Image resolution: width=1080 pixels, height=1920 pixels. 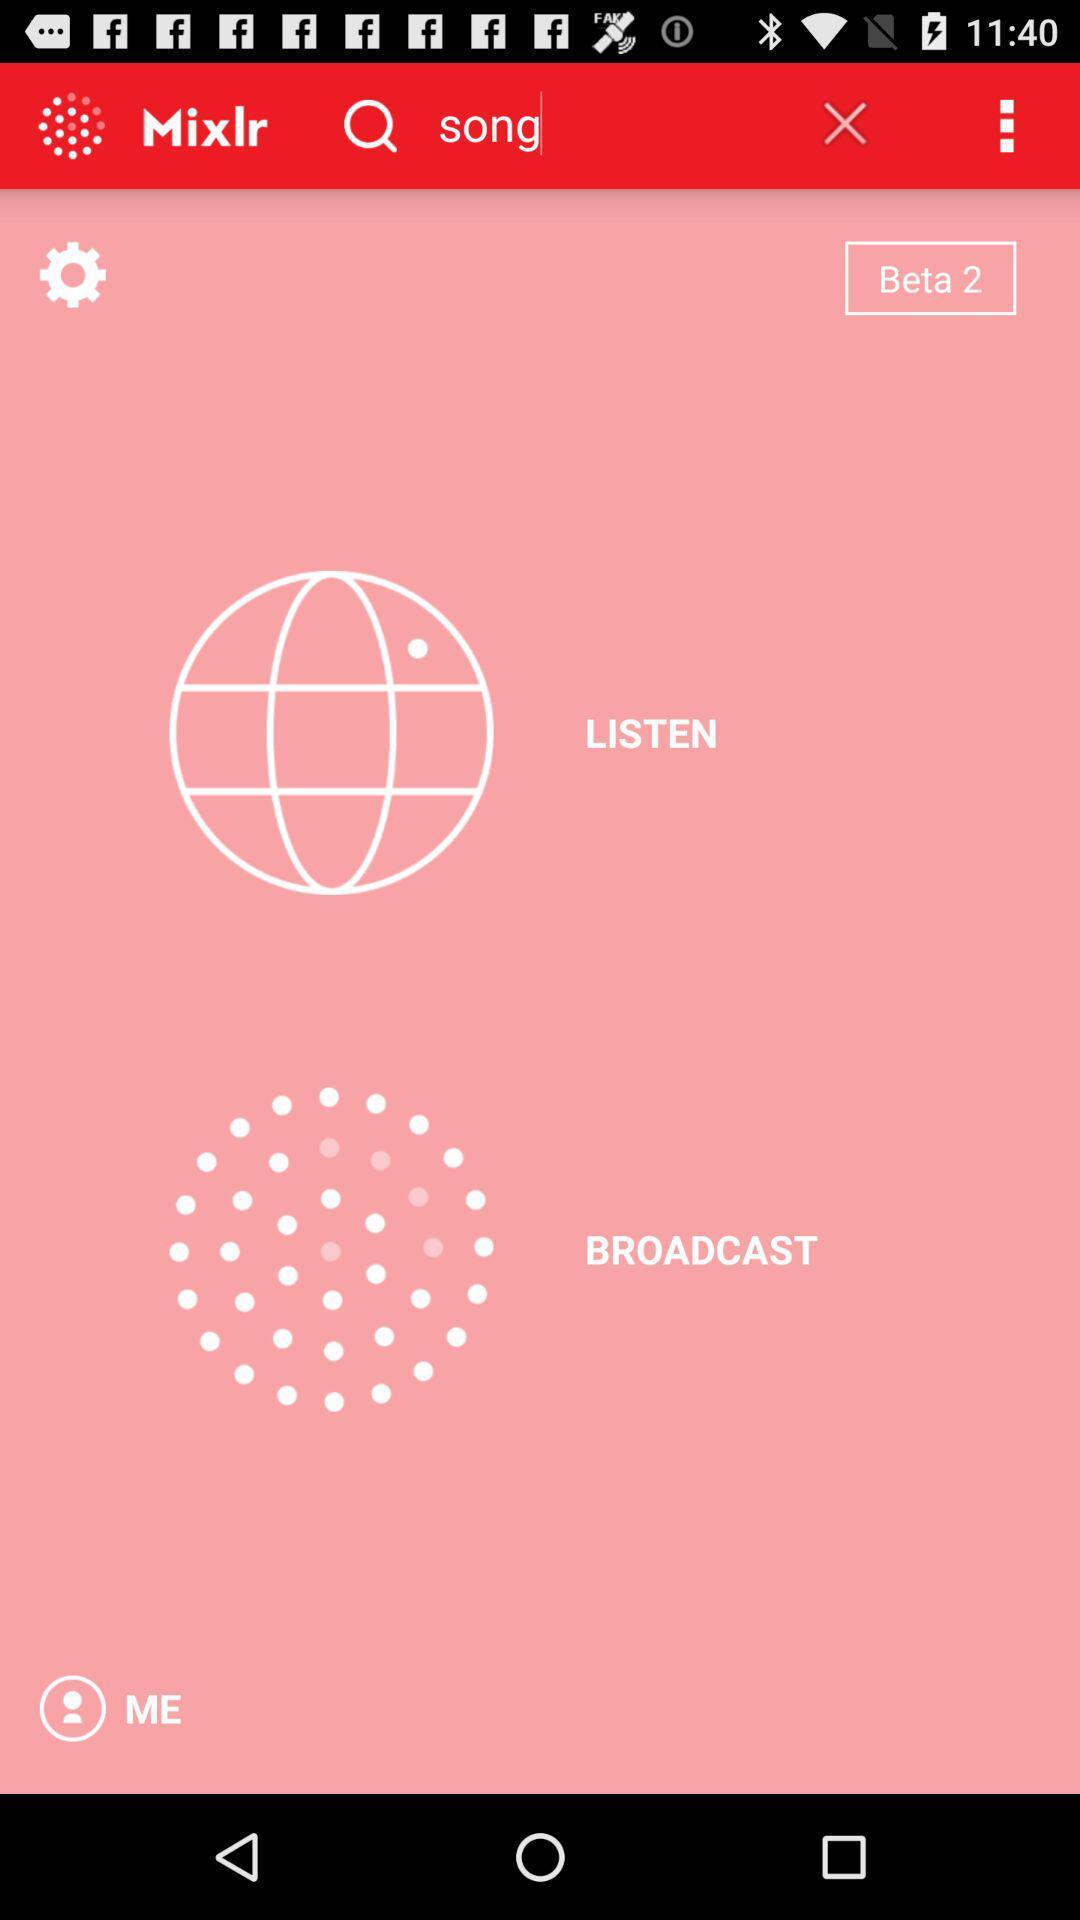 I want to click on the app next to broadcast icon, so click(x=330, y=1248).